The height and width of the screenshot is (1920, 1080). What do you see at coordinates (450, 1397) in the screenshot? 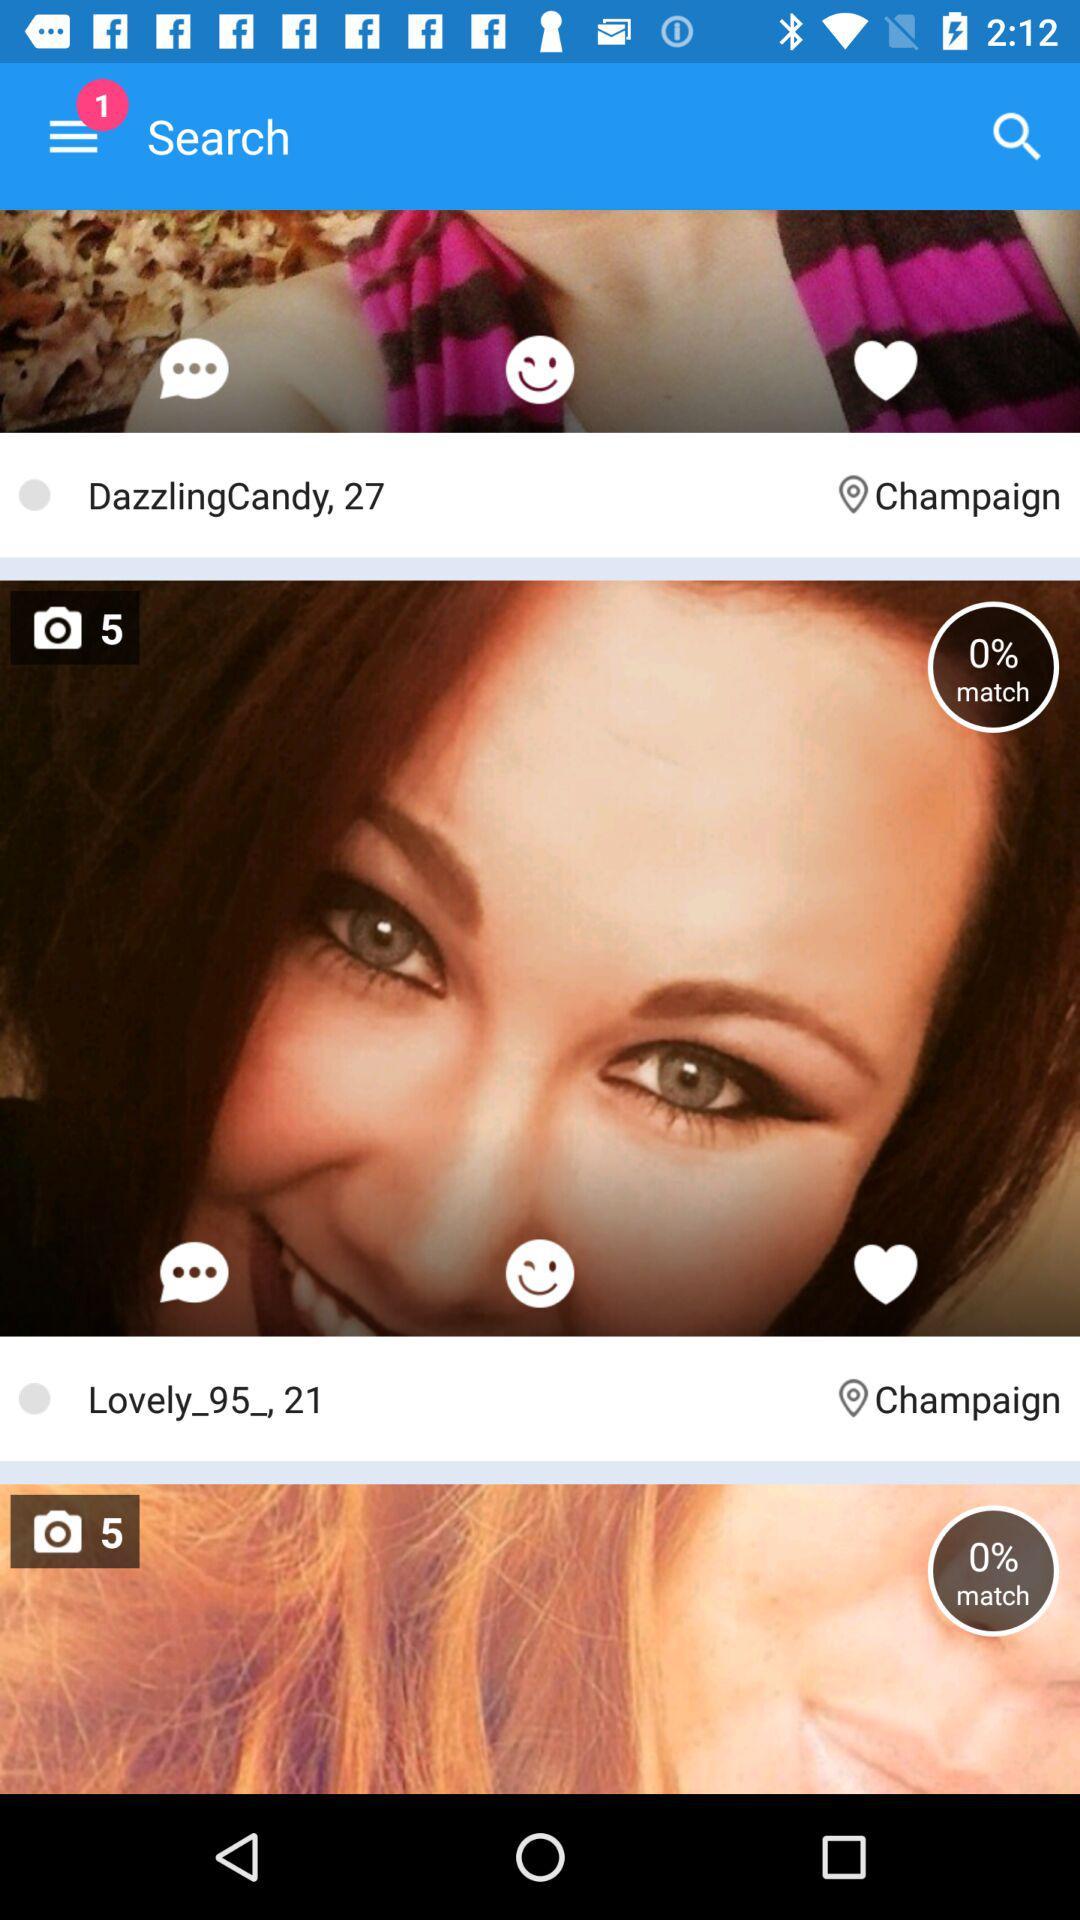
I see `the lovely_95_, 21` at bounding box center [450, 1397].